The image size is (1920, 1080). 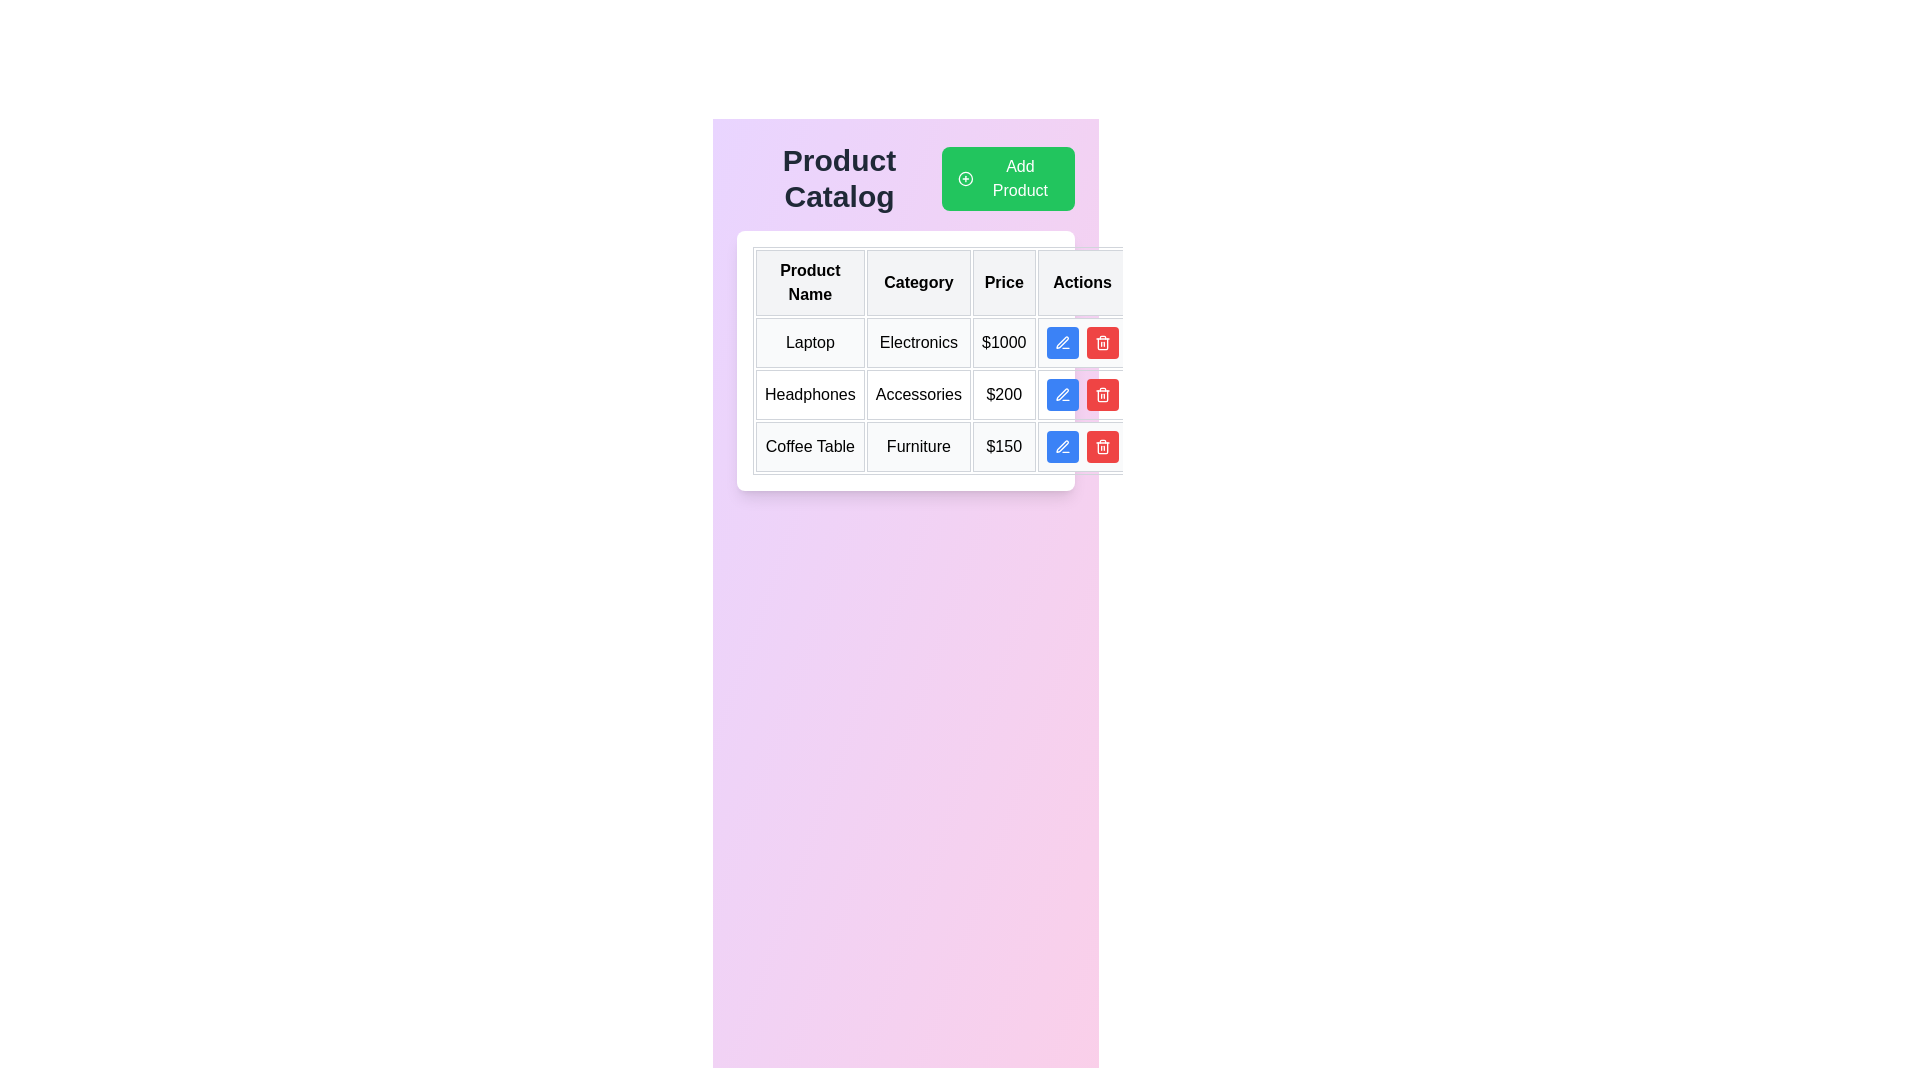 I want to click on the edit icon inside the clickable button in the third row of the table under the 'Actions' column, so click(x=1061, y=342).